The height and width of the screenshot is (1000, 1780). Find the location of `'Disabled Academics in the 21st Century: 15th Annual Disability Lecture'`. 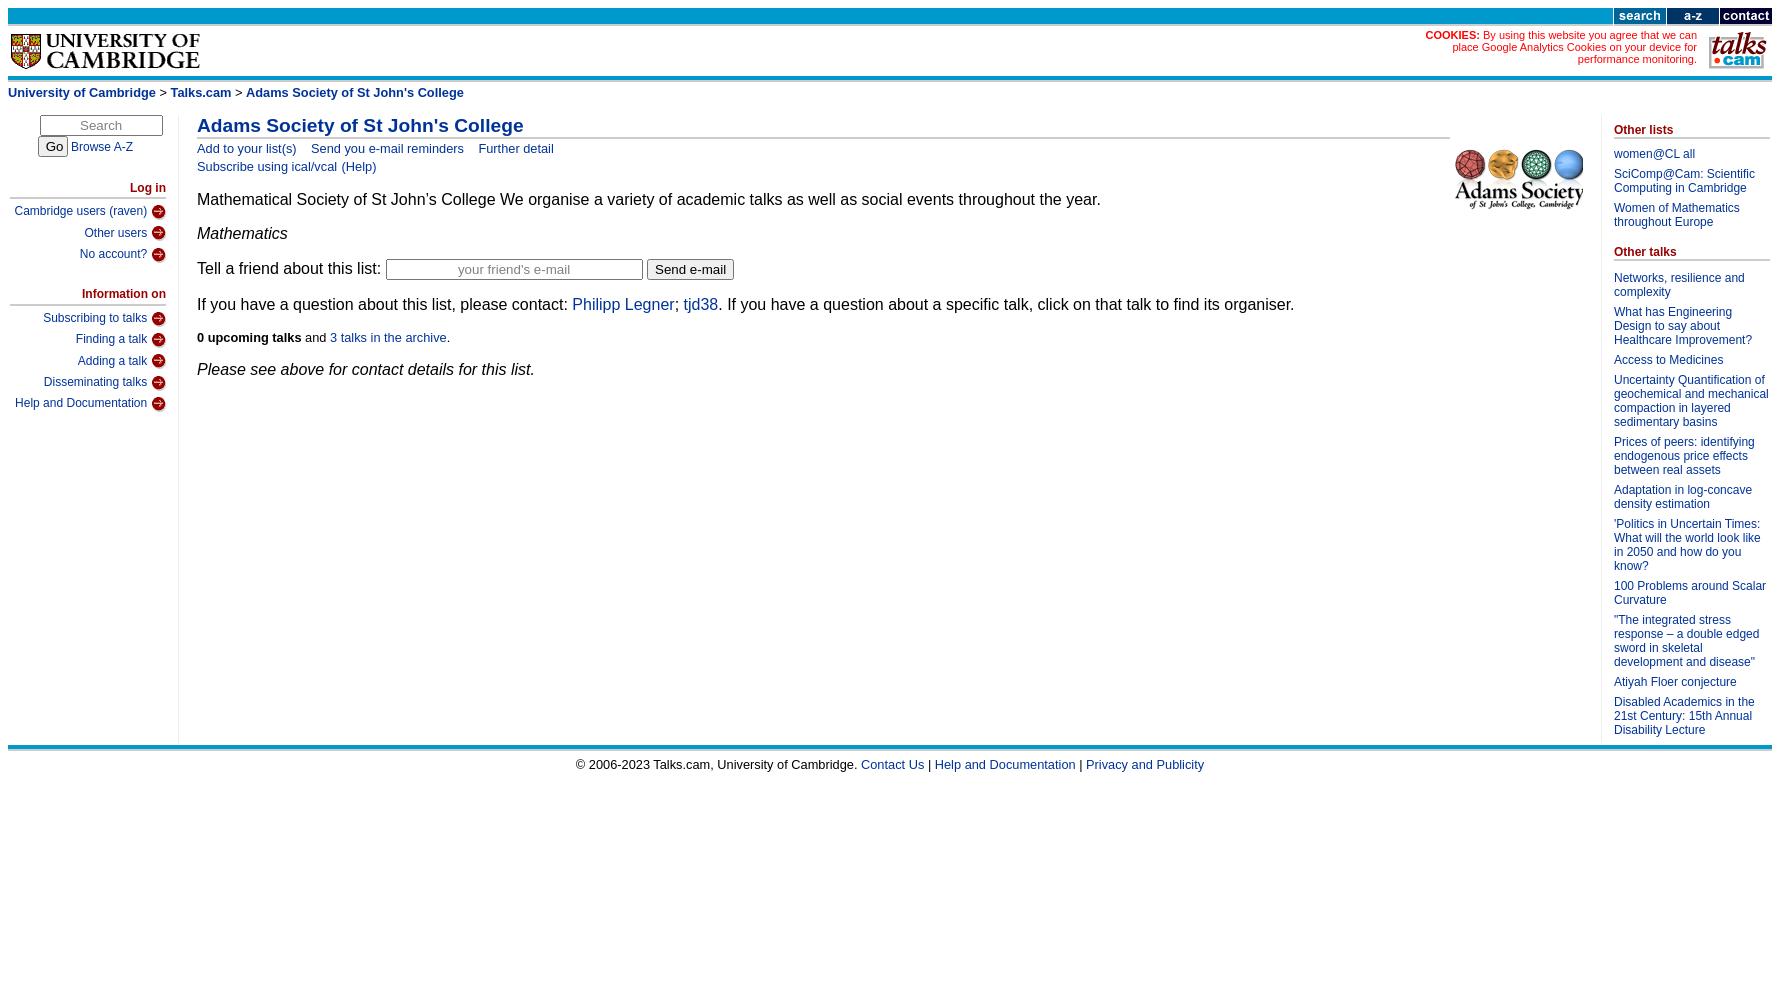

'Disabled Academics in the 21st Century: 15th Annual Disability Lecture' is located at coordinates (1684, 714).